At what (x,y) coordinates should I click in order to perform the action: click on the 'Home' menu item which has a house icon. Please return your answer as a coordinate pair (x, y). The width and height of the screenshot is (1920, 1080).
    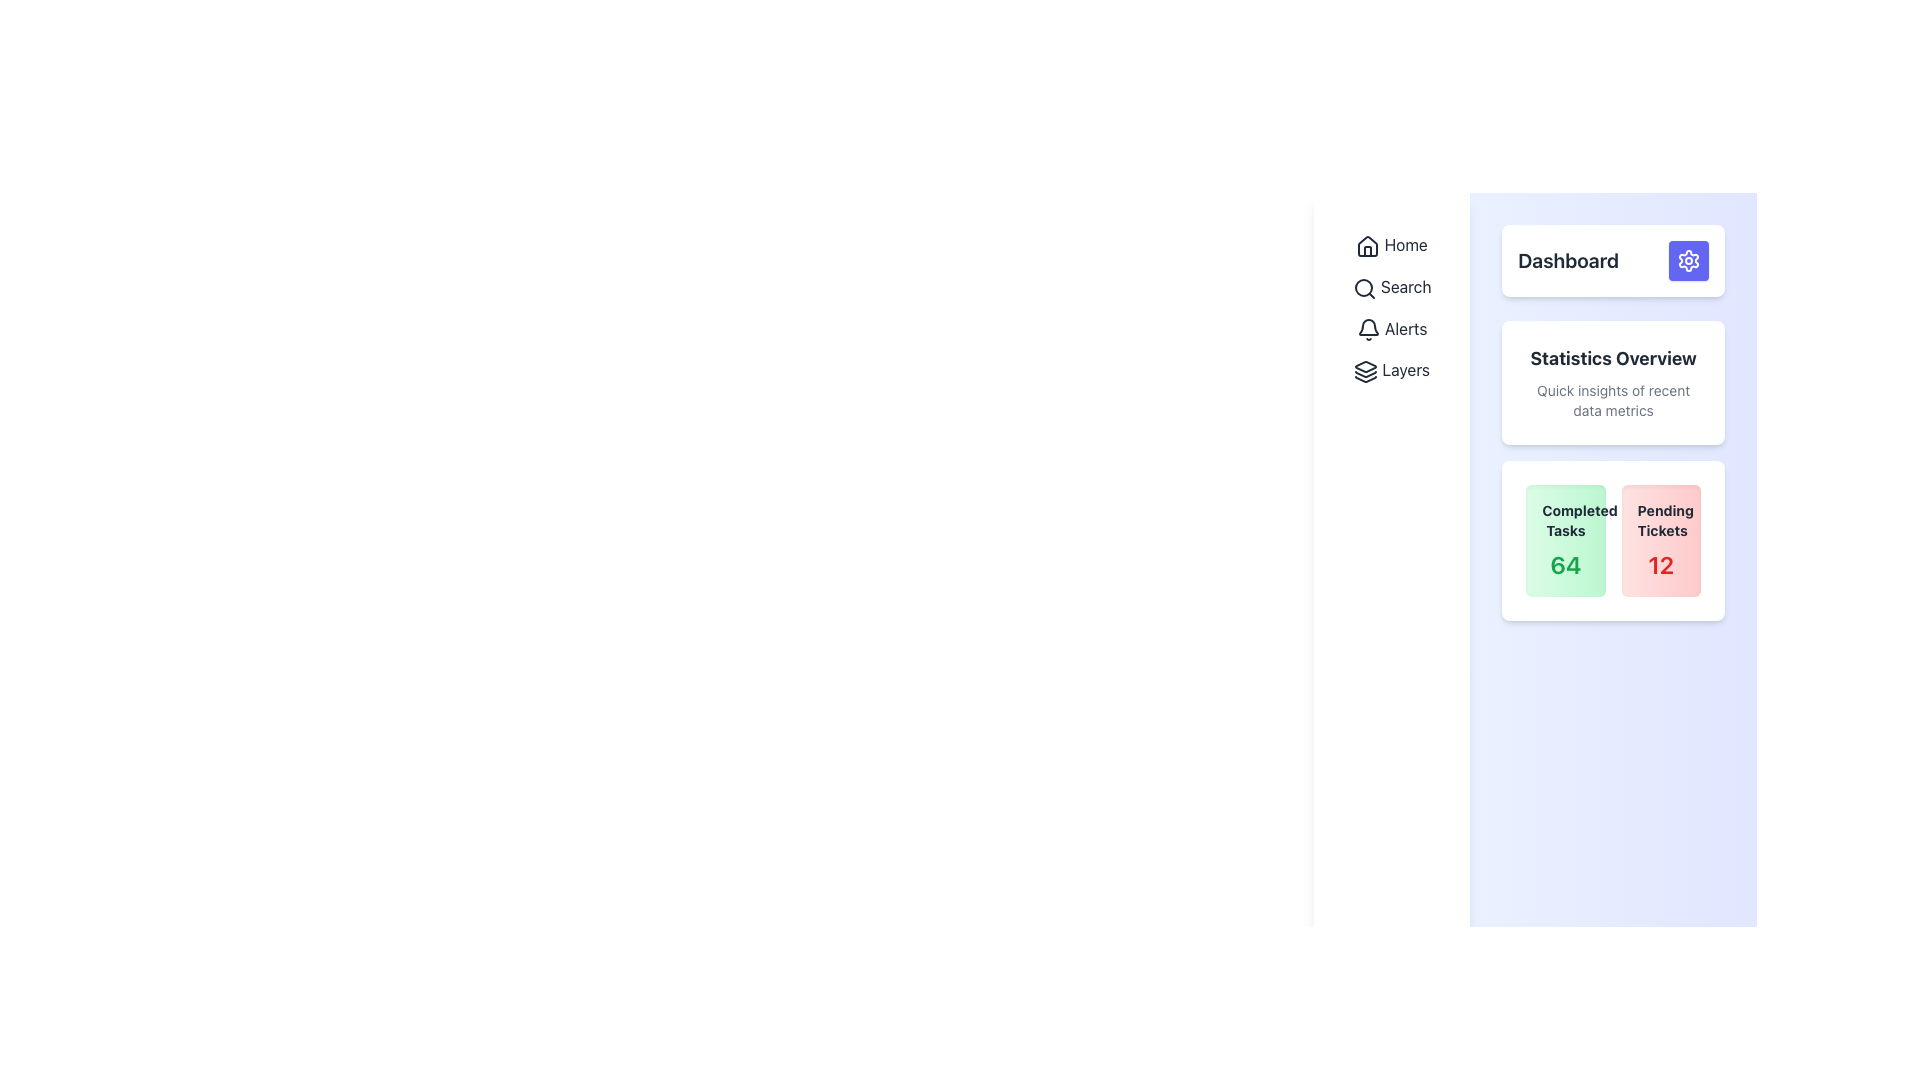
    Looking at the image, I should click on (1391, 244).